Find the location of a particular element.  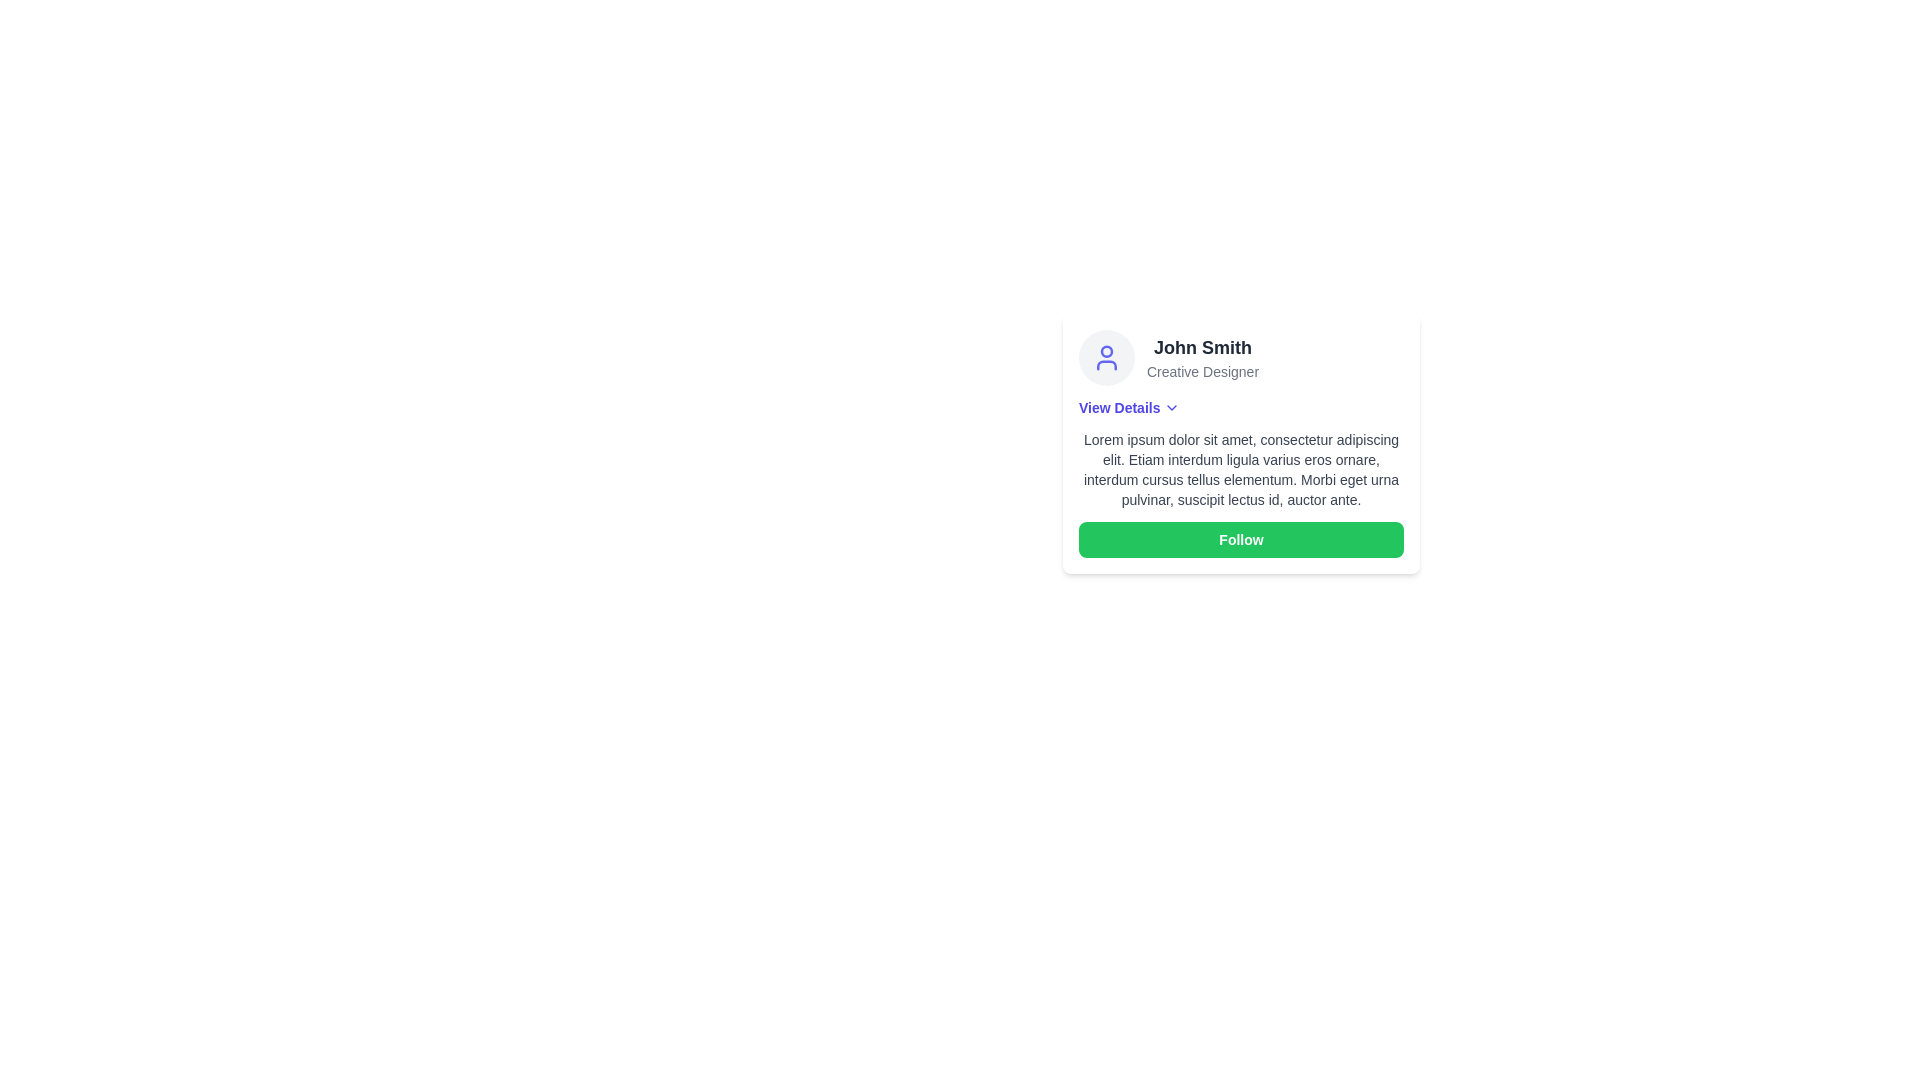

the dropdown icon located immediately to the right of the 'View Details' text is located at coordinates (1172, 407).